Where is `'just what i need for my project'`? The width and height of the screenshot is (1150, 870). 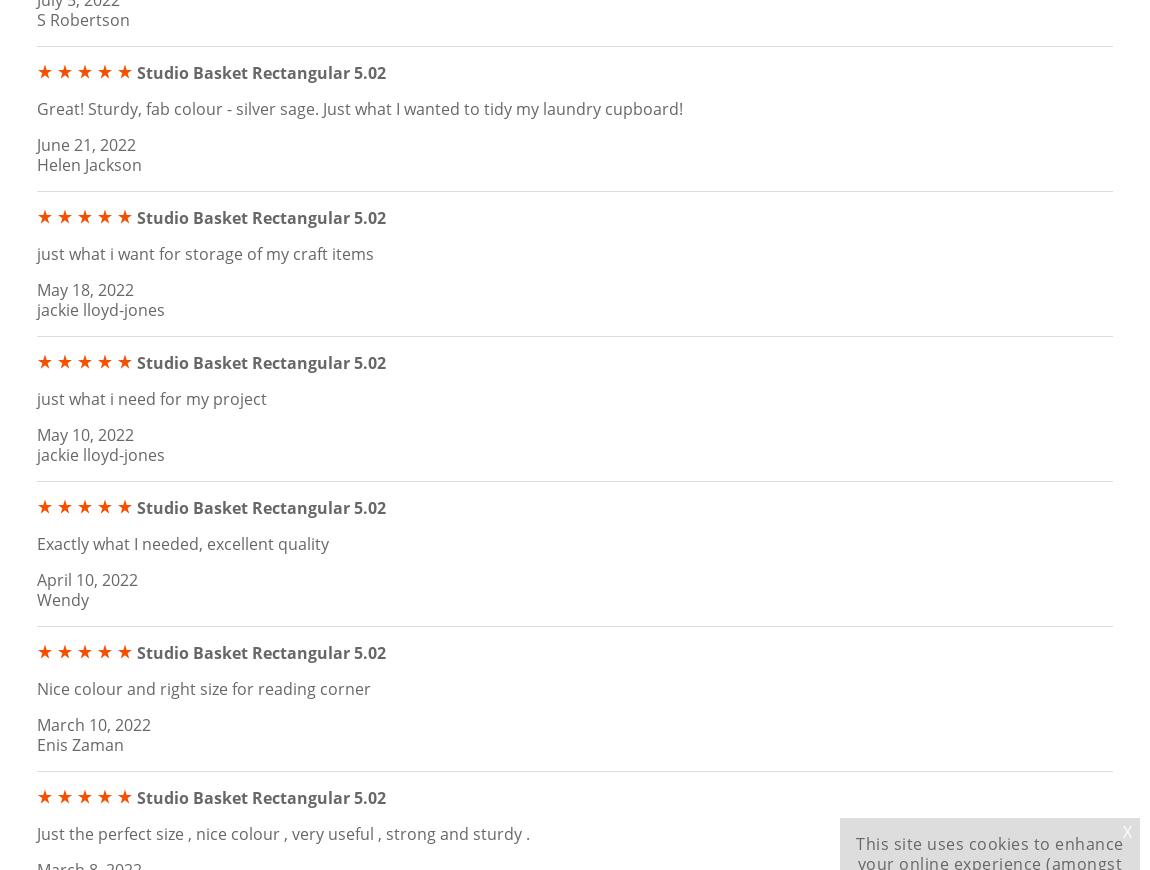 'just what i need for my project' is located at coordinates (151, 398).